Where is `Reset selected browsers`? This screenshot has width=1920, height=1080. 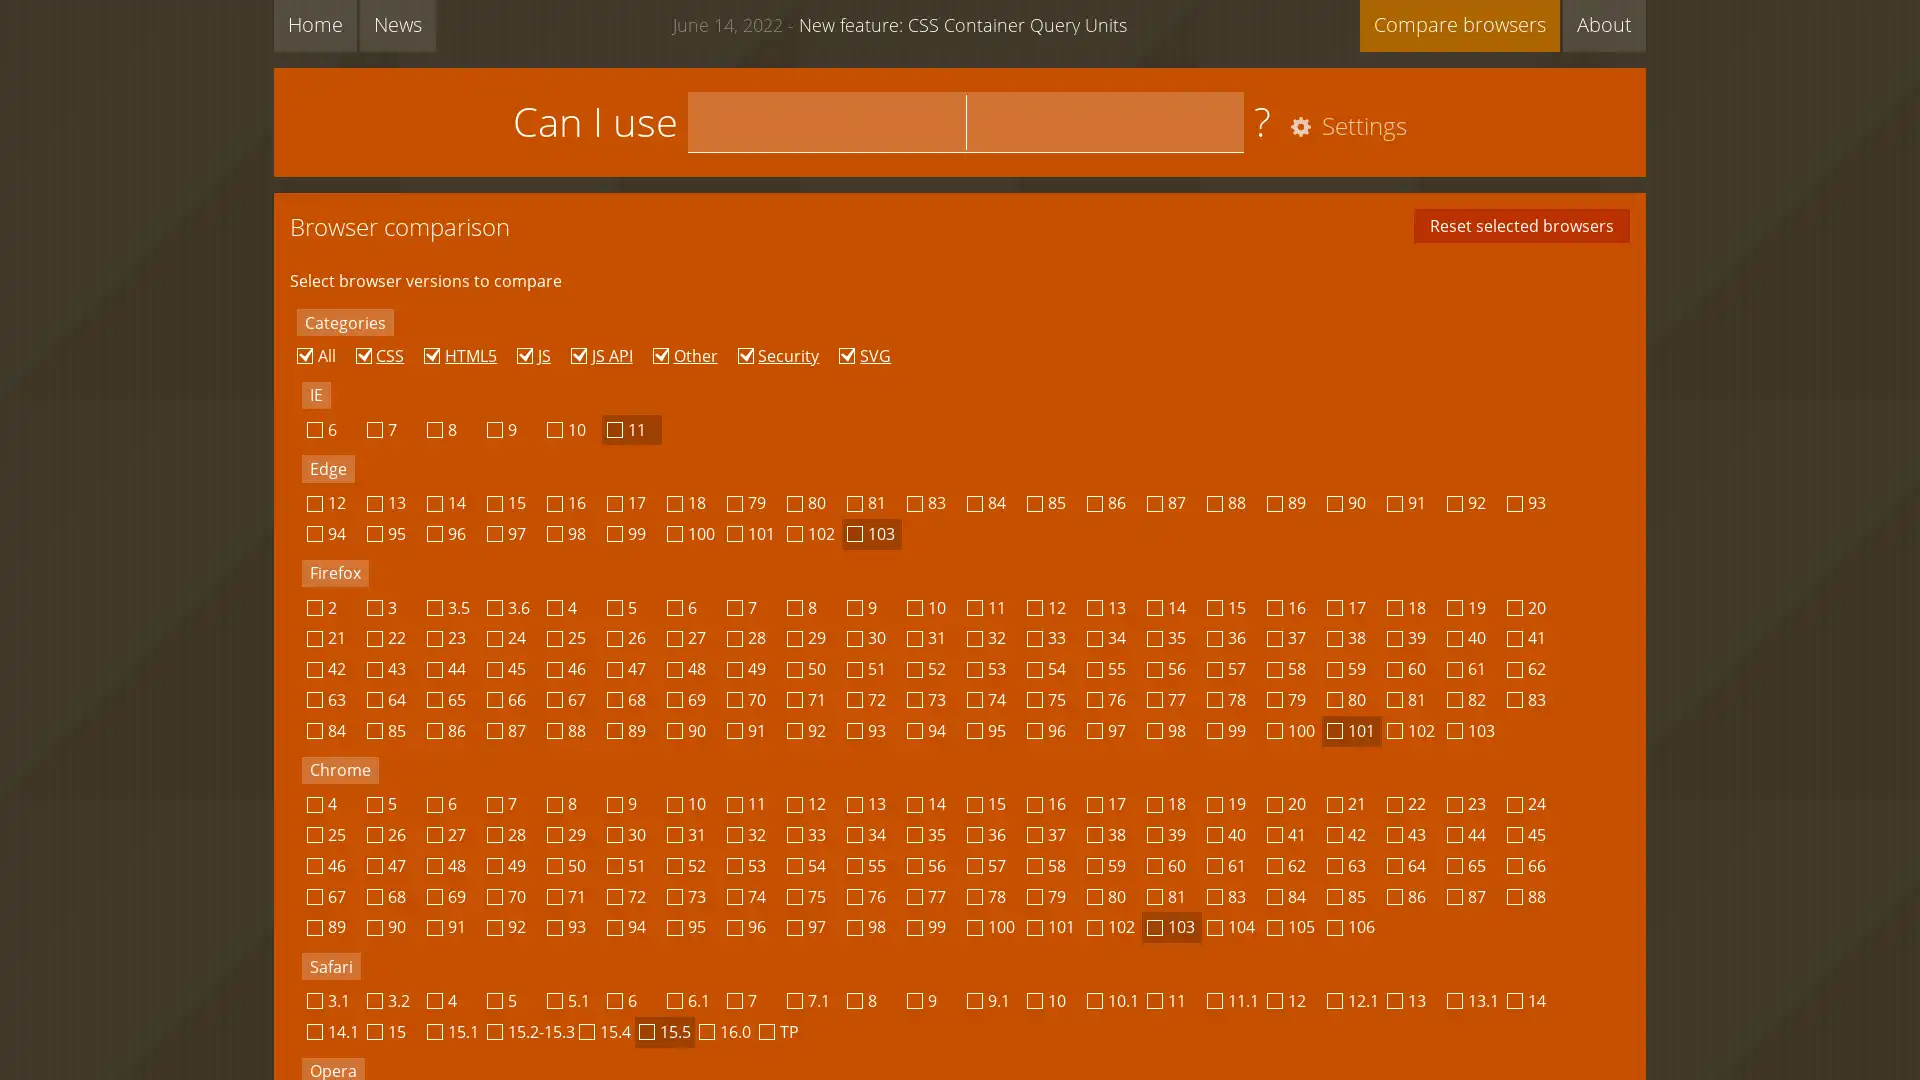 Reset selected browsers is located at coordinates (1520, 225).